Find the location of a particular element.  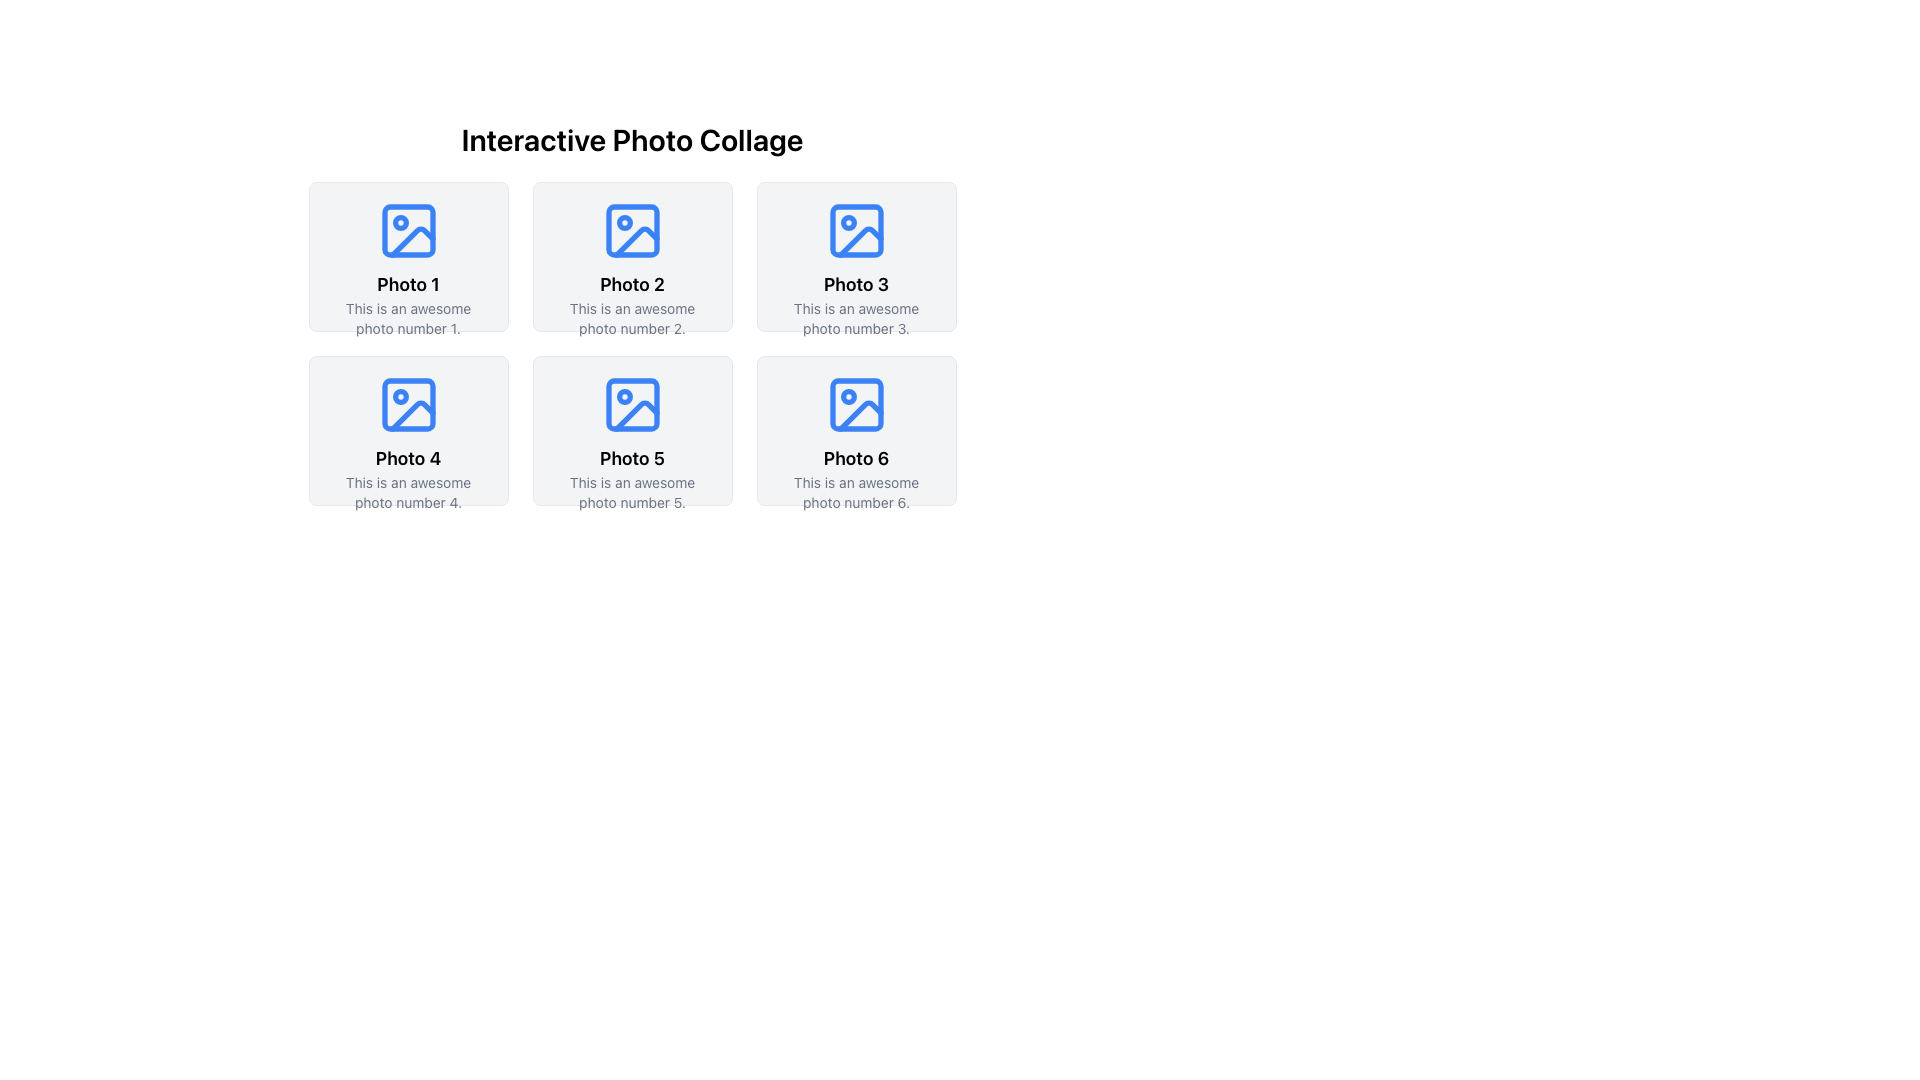

the decorative icon indicating the presence of a photo related to 'Photo 6', located in the bottom-right corner of the sixth card in a 2x3 grid layout is located at coordinates (856, 405).